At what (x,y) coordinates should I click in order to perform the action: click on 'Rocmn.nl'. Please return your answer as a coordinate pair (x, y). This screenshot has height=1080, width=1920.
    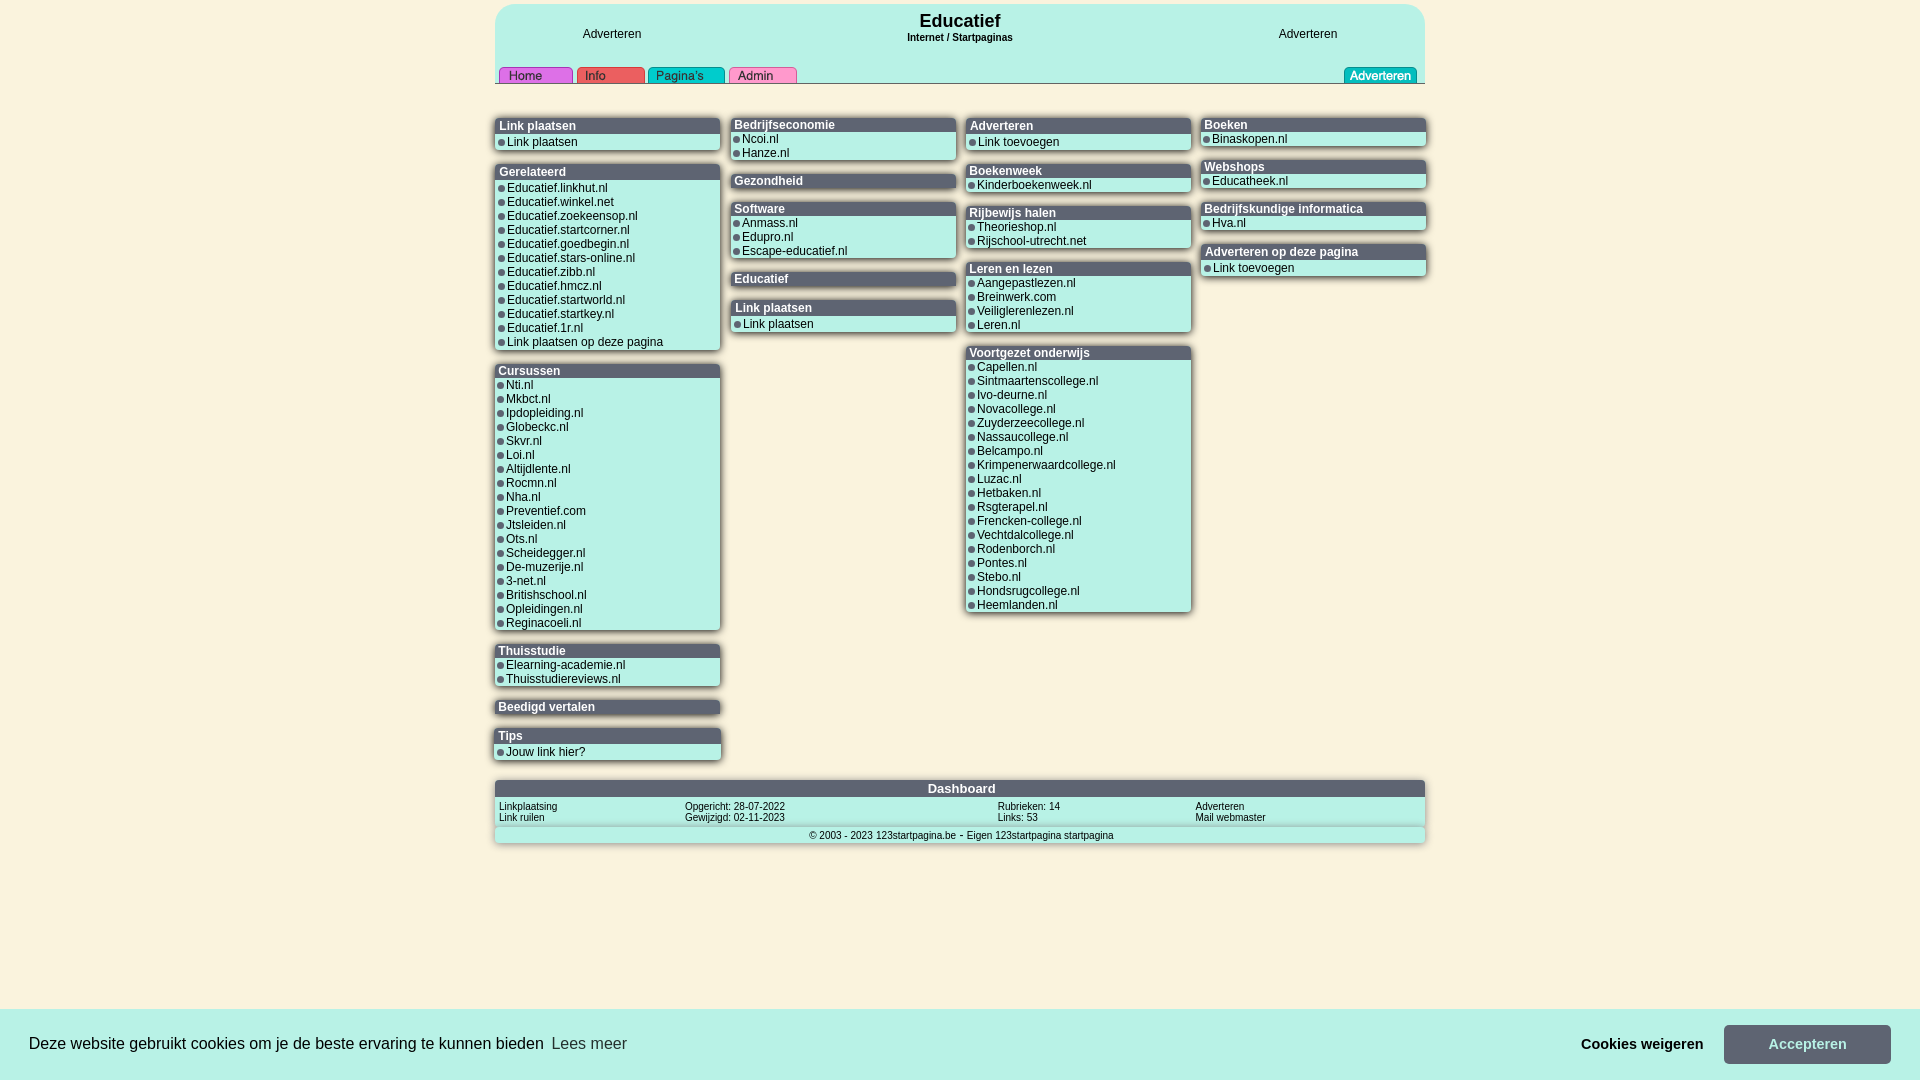
    Looking at the image, I should click on (531, 482).